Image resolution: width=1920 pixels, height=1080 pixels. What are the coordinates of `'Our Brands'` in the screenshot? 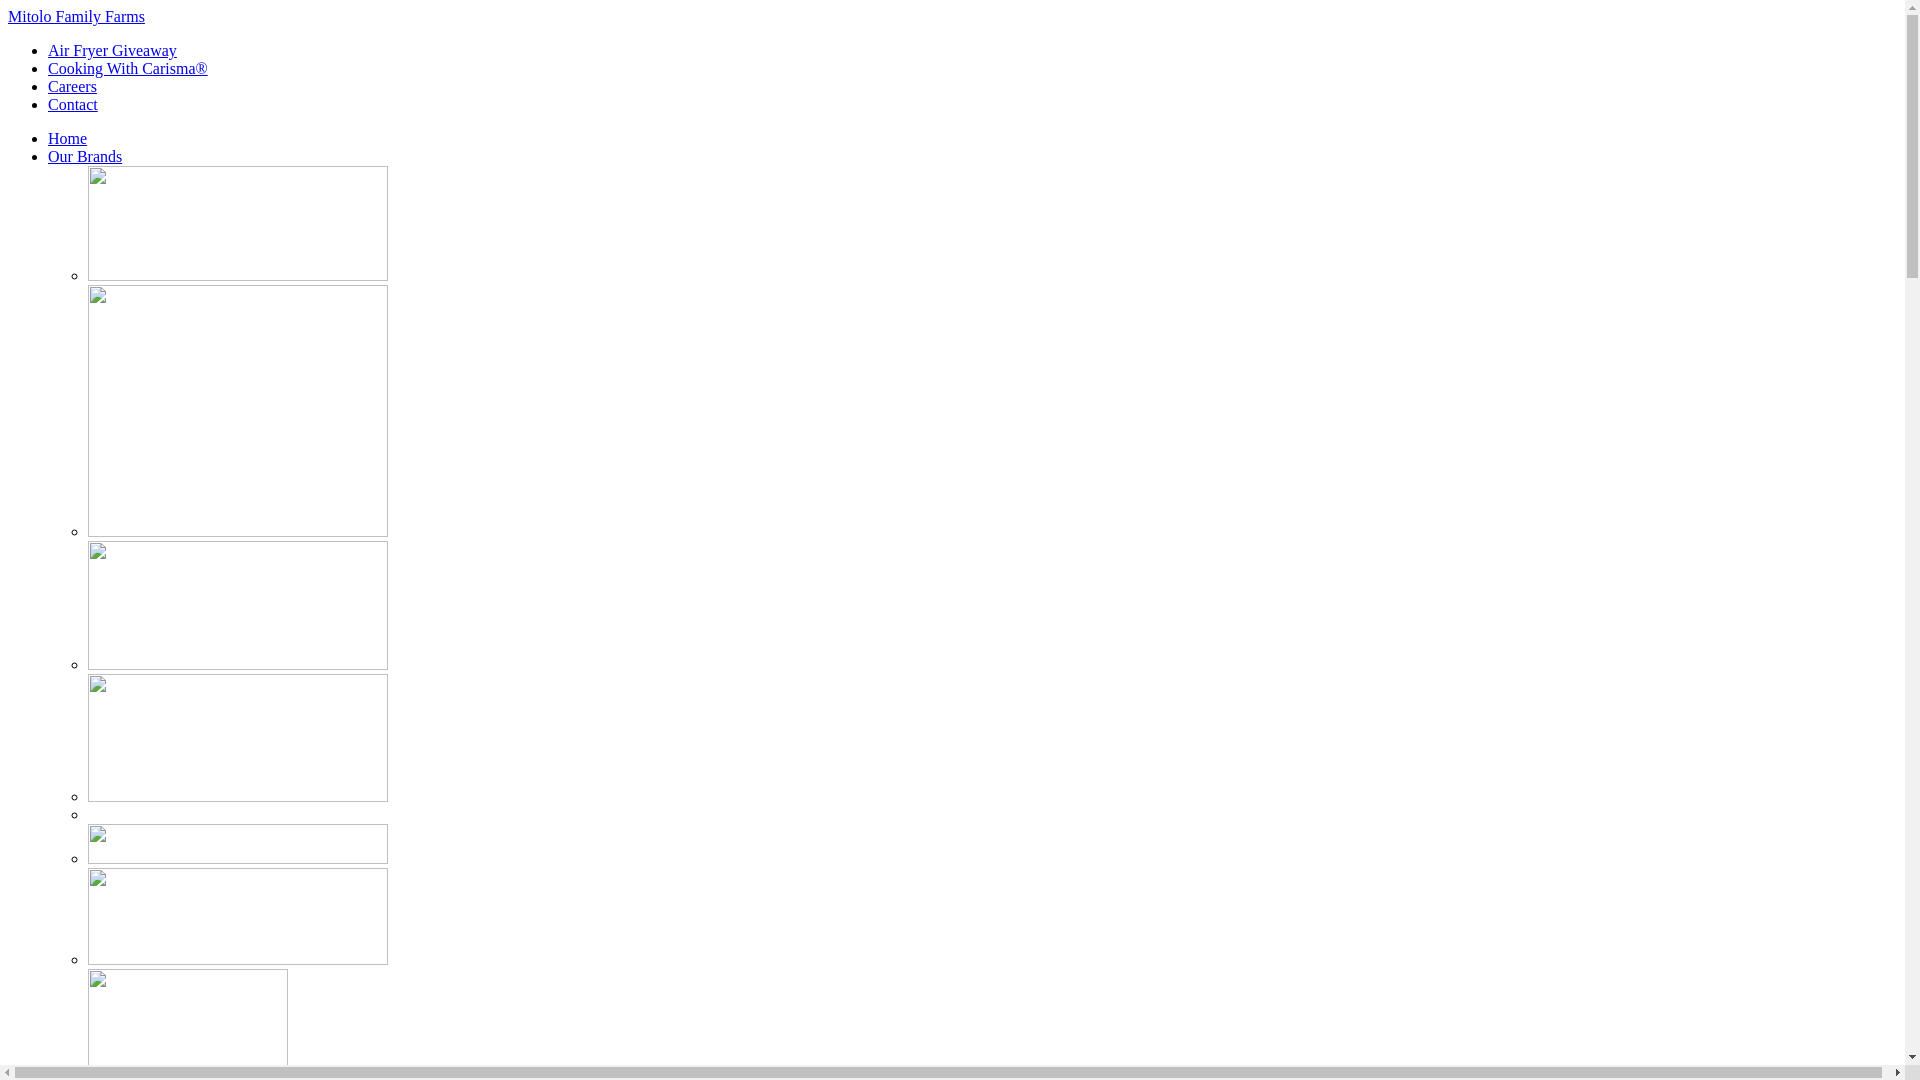 It's located at (84, 155).